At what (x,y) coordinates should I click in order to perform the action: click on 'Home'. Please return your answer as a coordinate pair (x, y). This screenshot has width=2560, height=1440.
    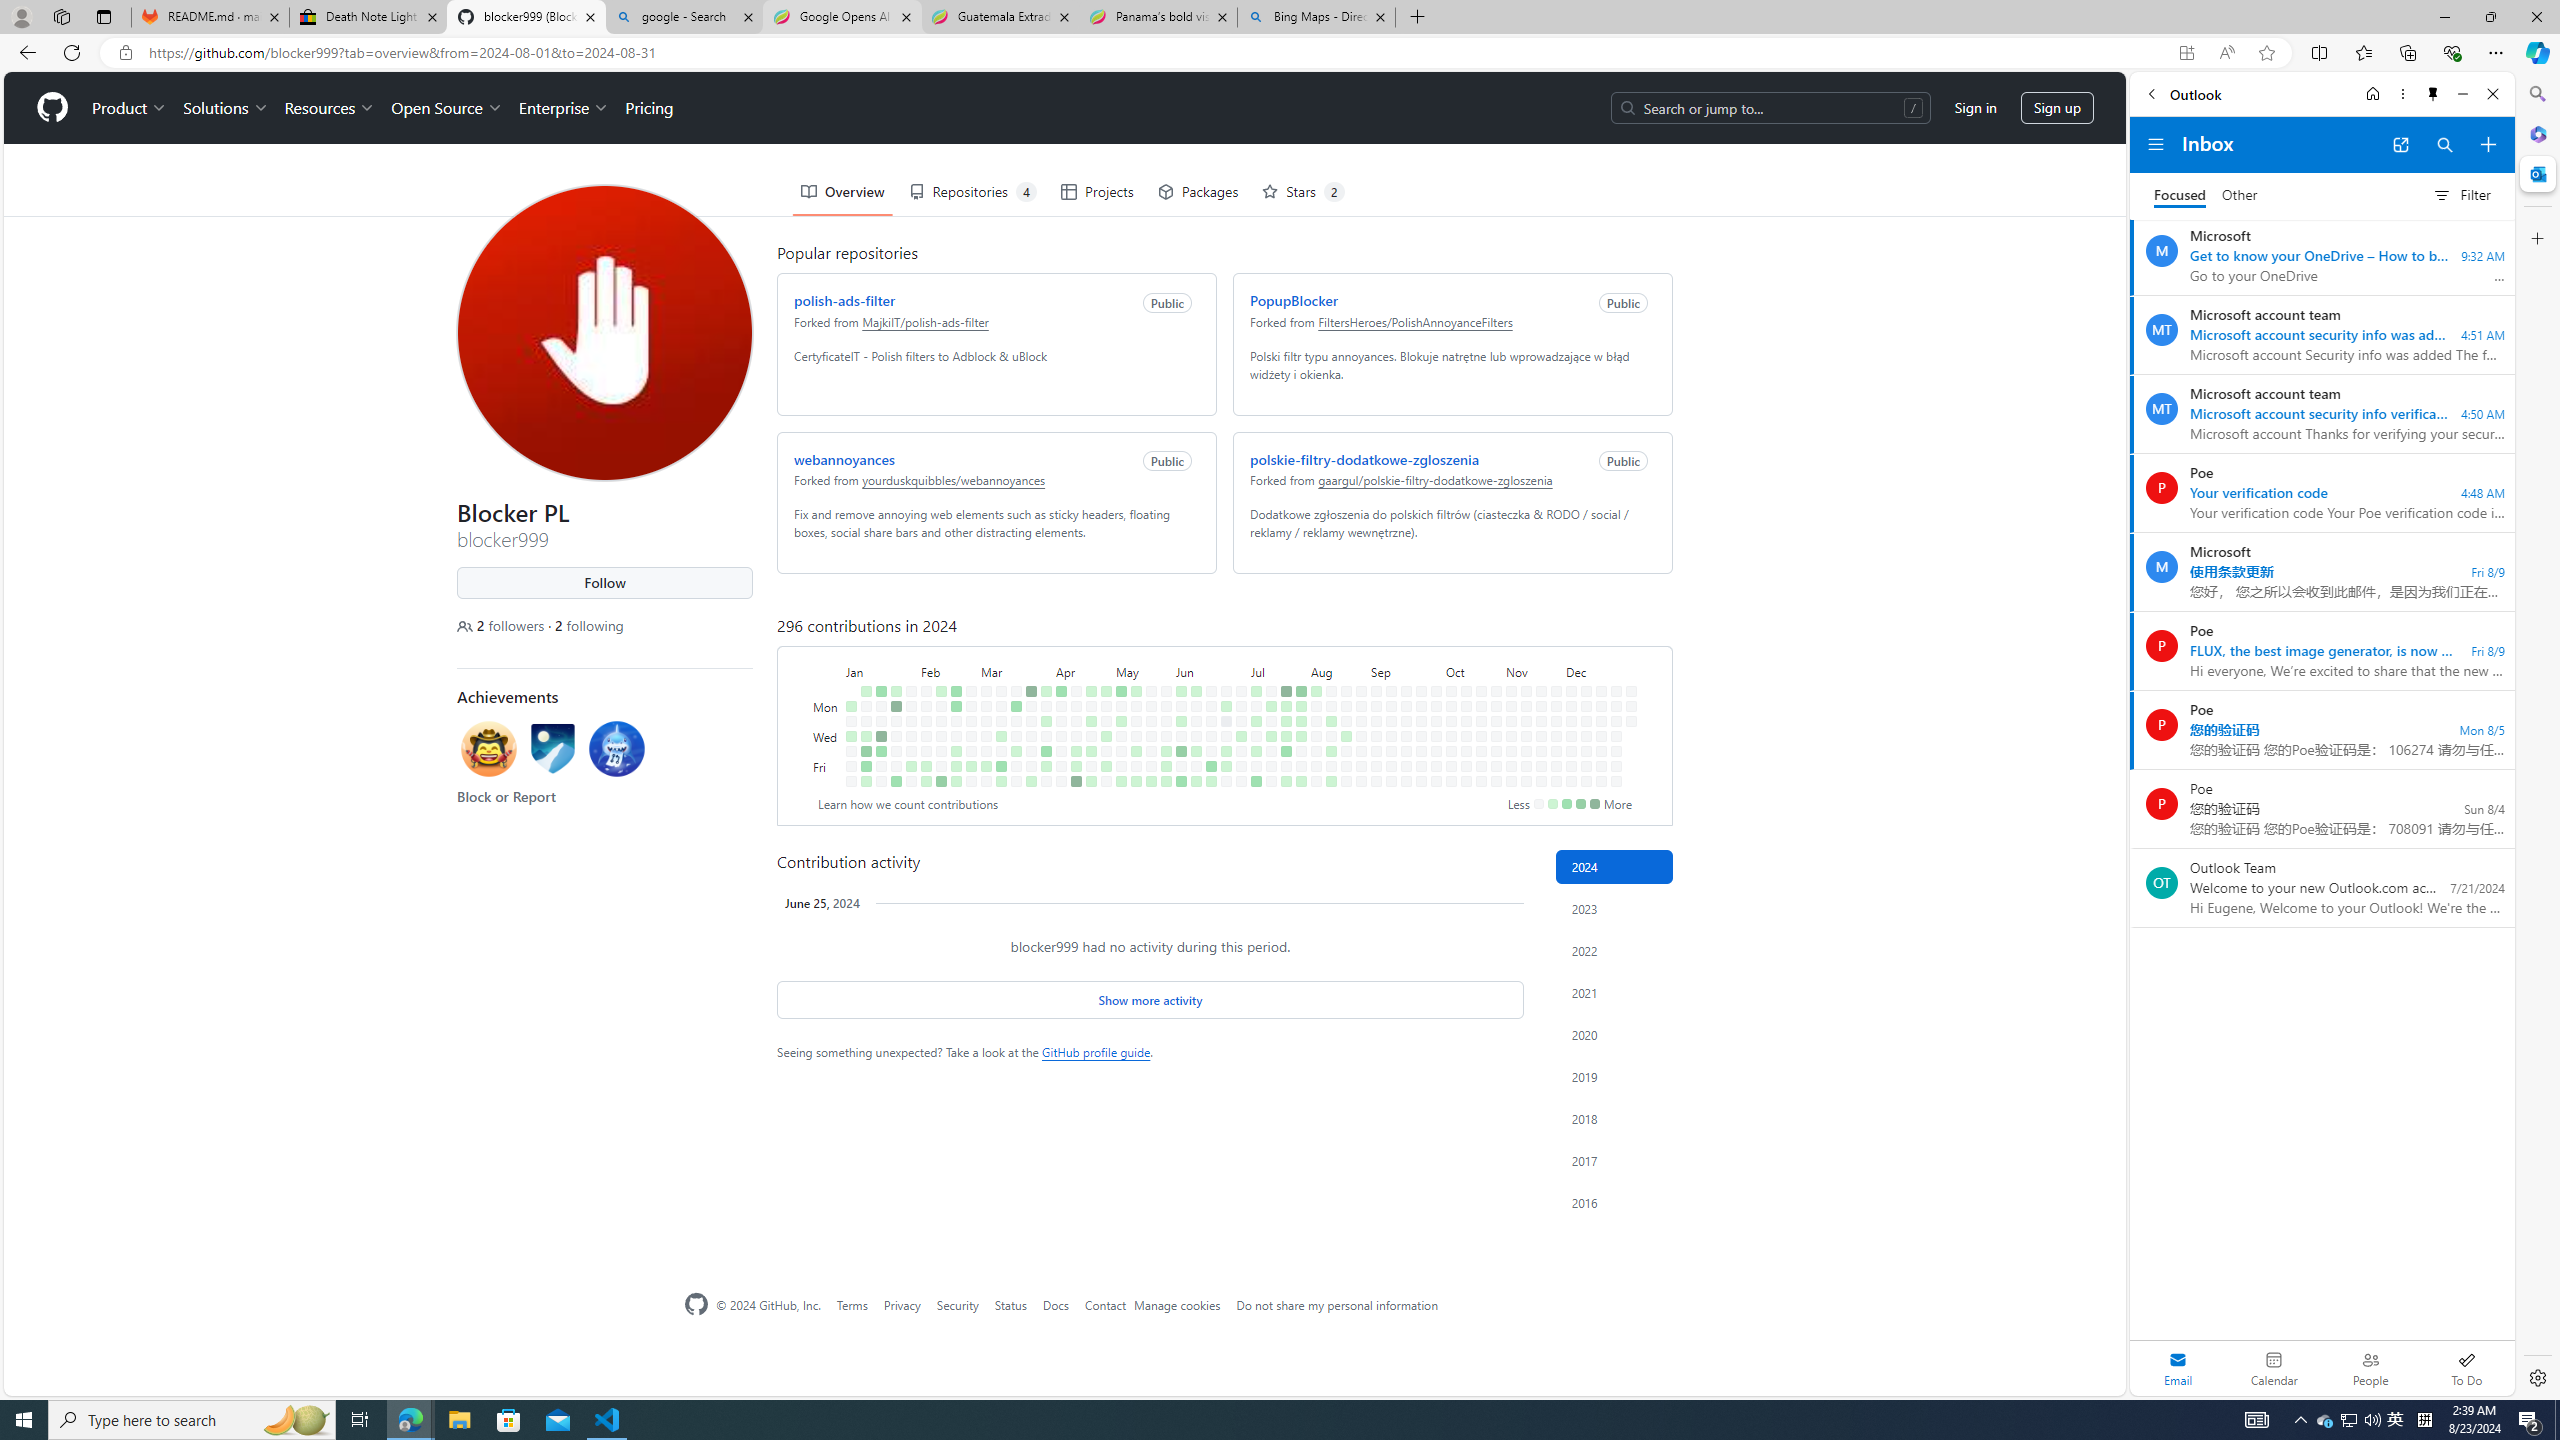
    Looking at the image, I should click on (2371, 93).